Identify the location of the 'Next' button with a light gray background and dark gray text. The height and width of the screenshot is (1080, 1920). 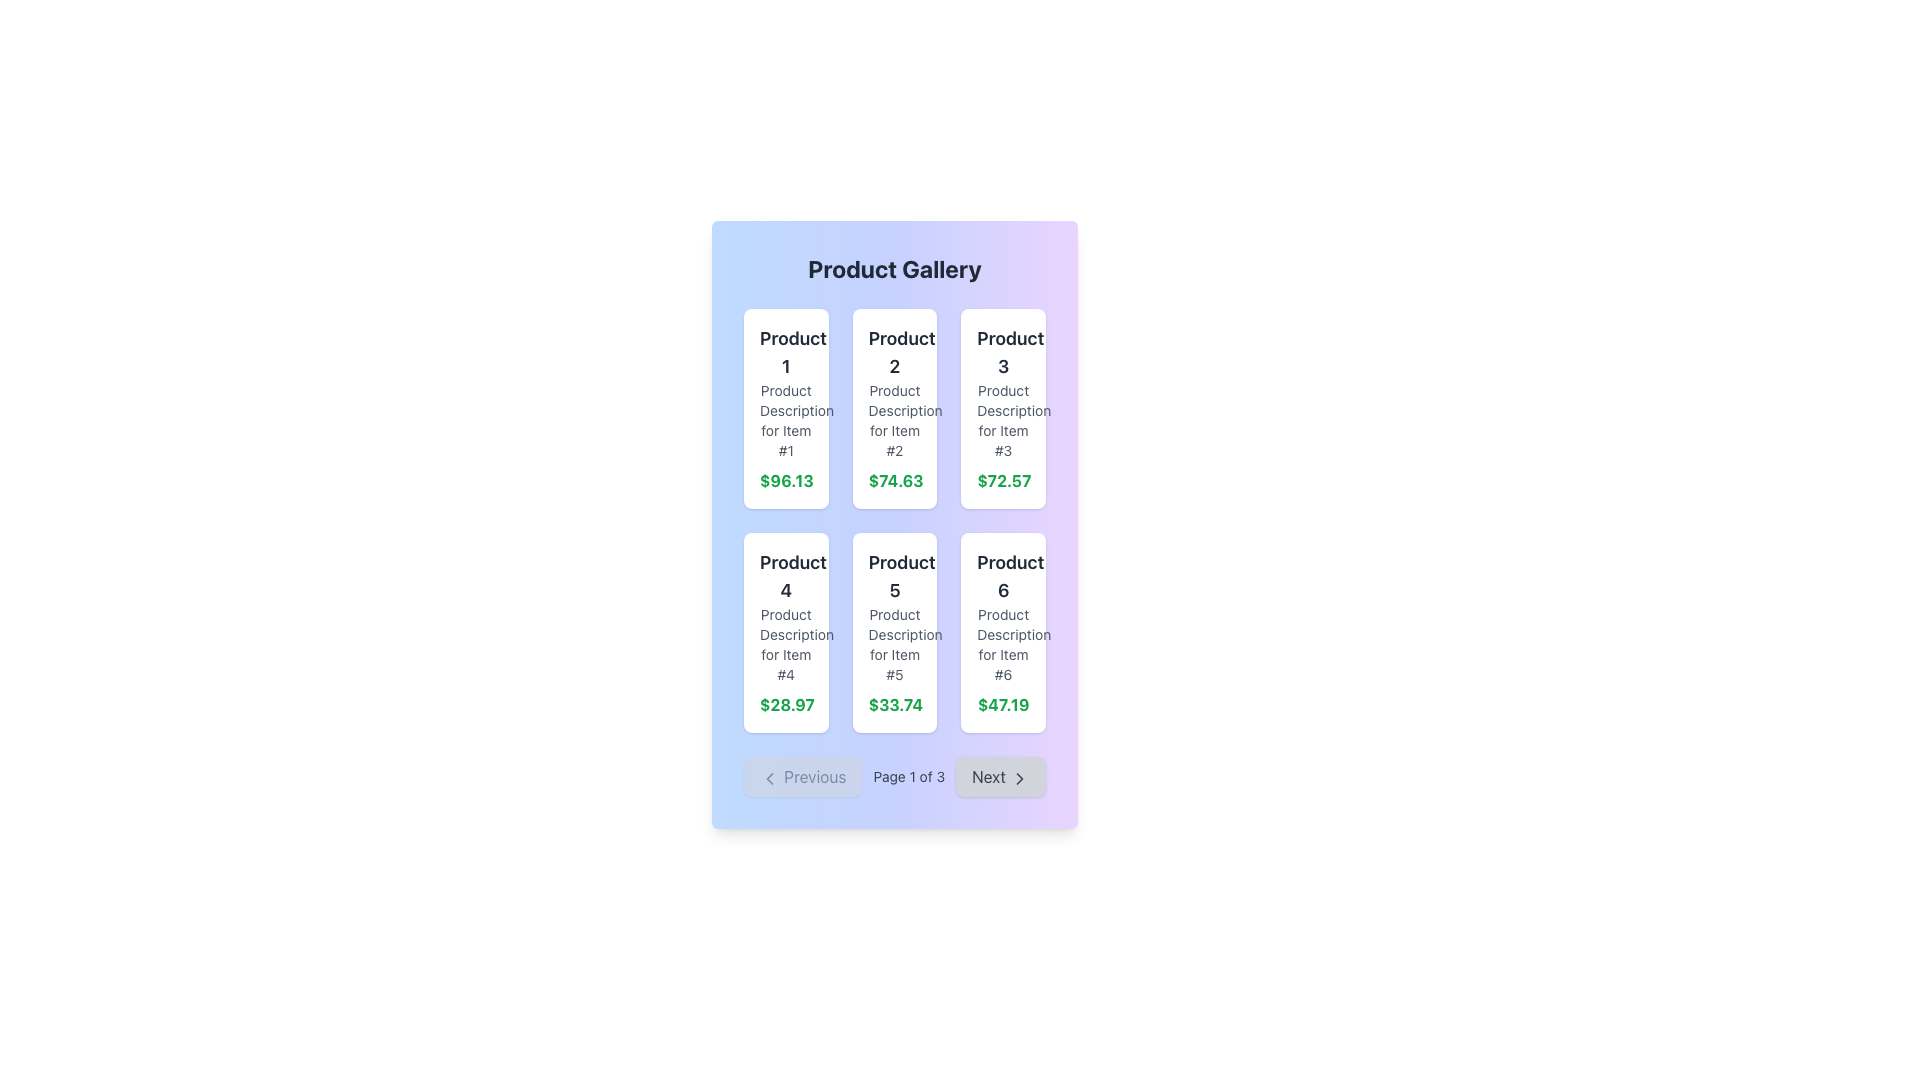
(1001, 775).